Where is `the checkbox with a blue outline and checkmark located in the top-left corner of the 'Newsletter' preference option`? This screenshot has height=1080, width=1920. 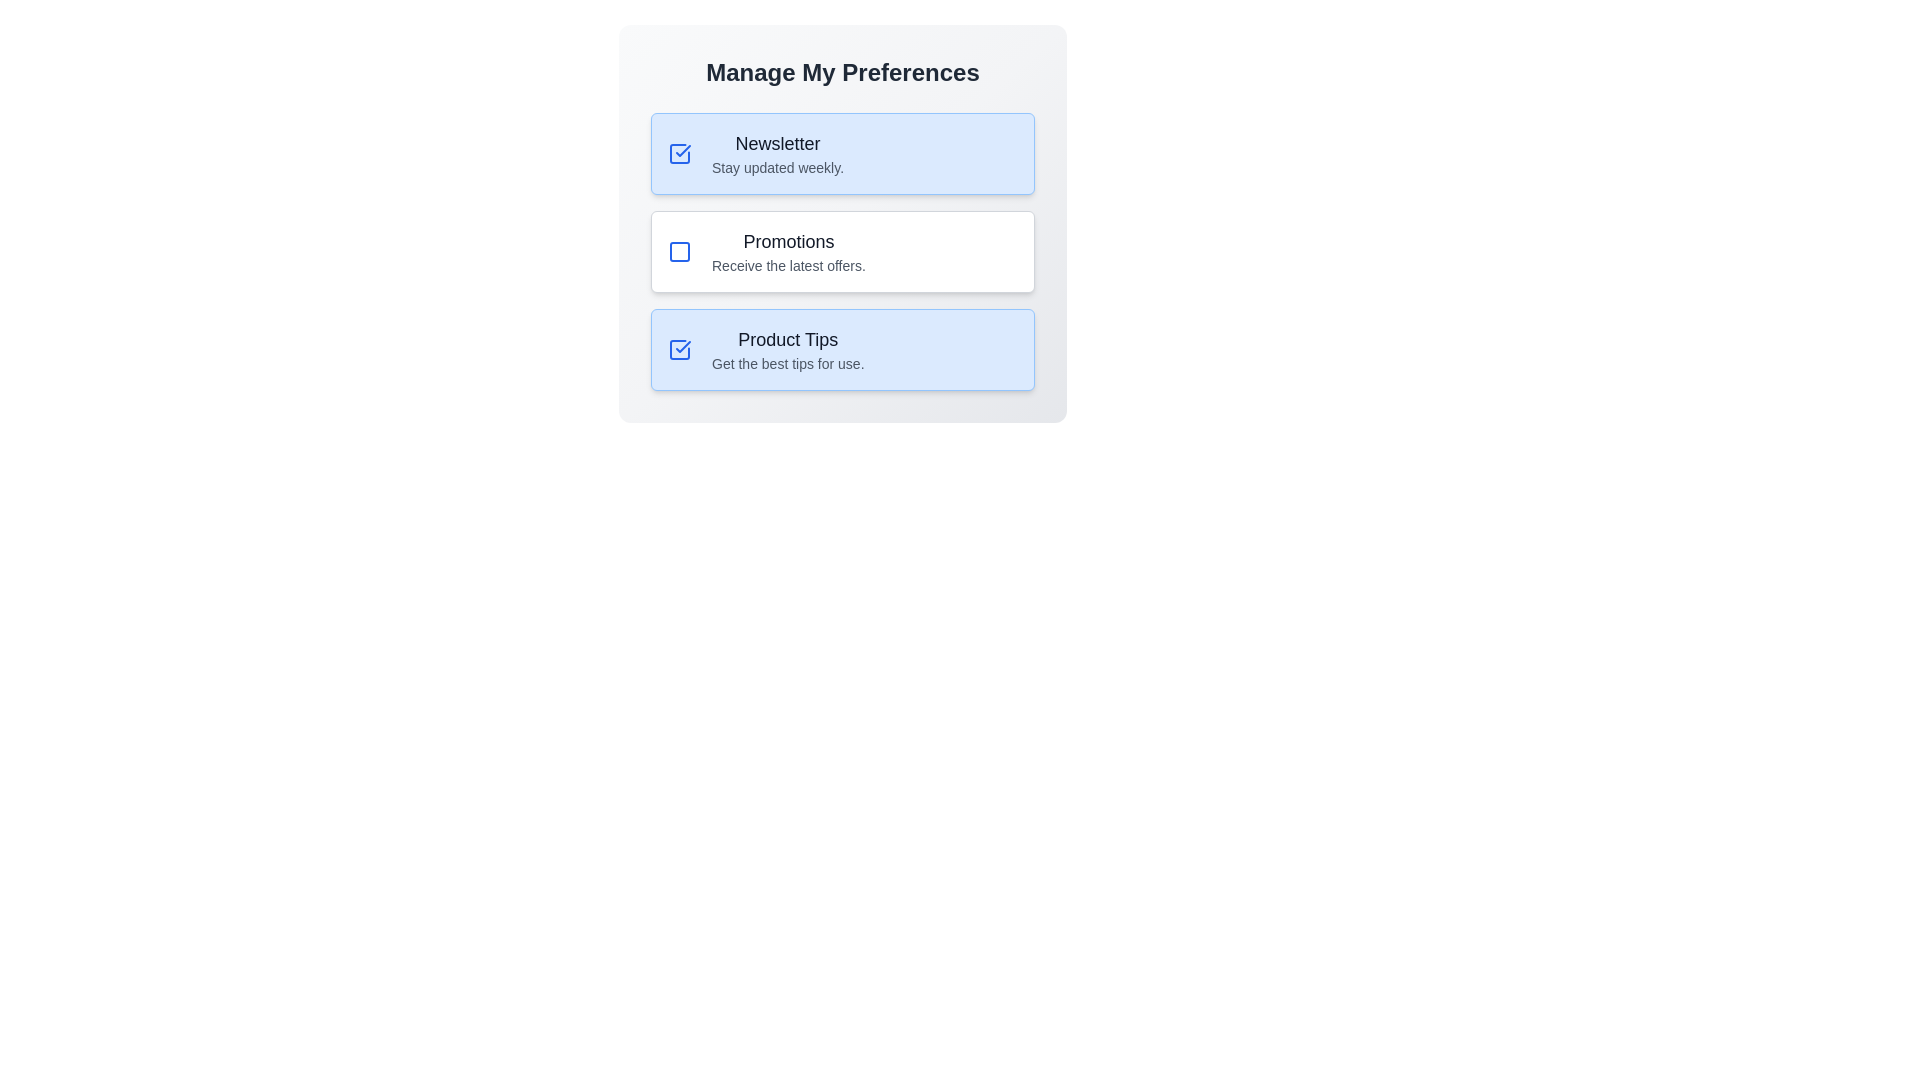
the checkbox with a blue outline and checkmark located in the top-left corner of the 'Newsletter' preference option is located at coordinates (680, 153).